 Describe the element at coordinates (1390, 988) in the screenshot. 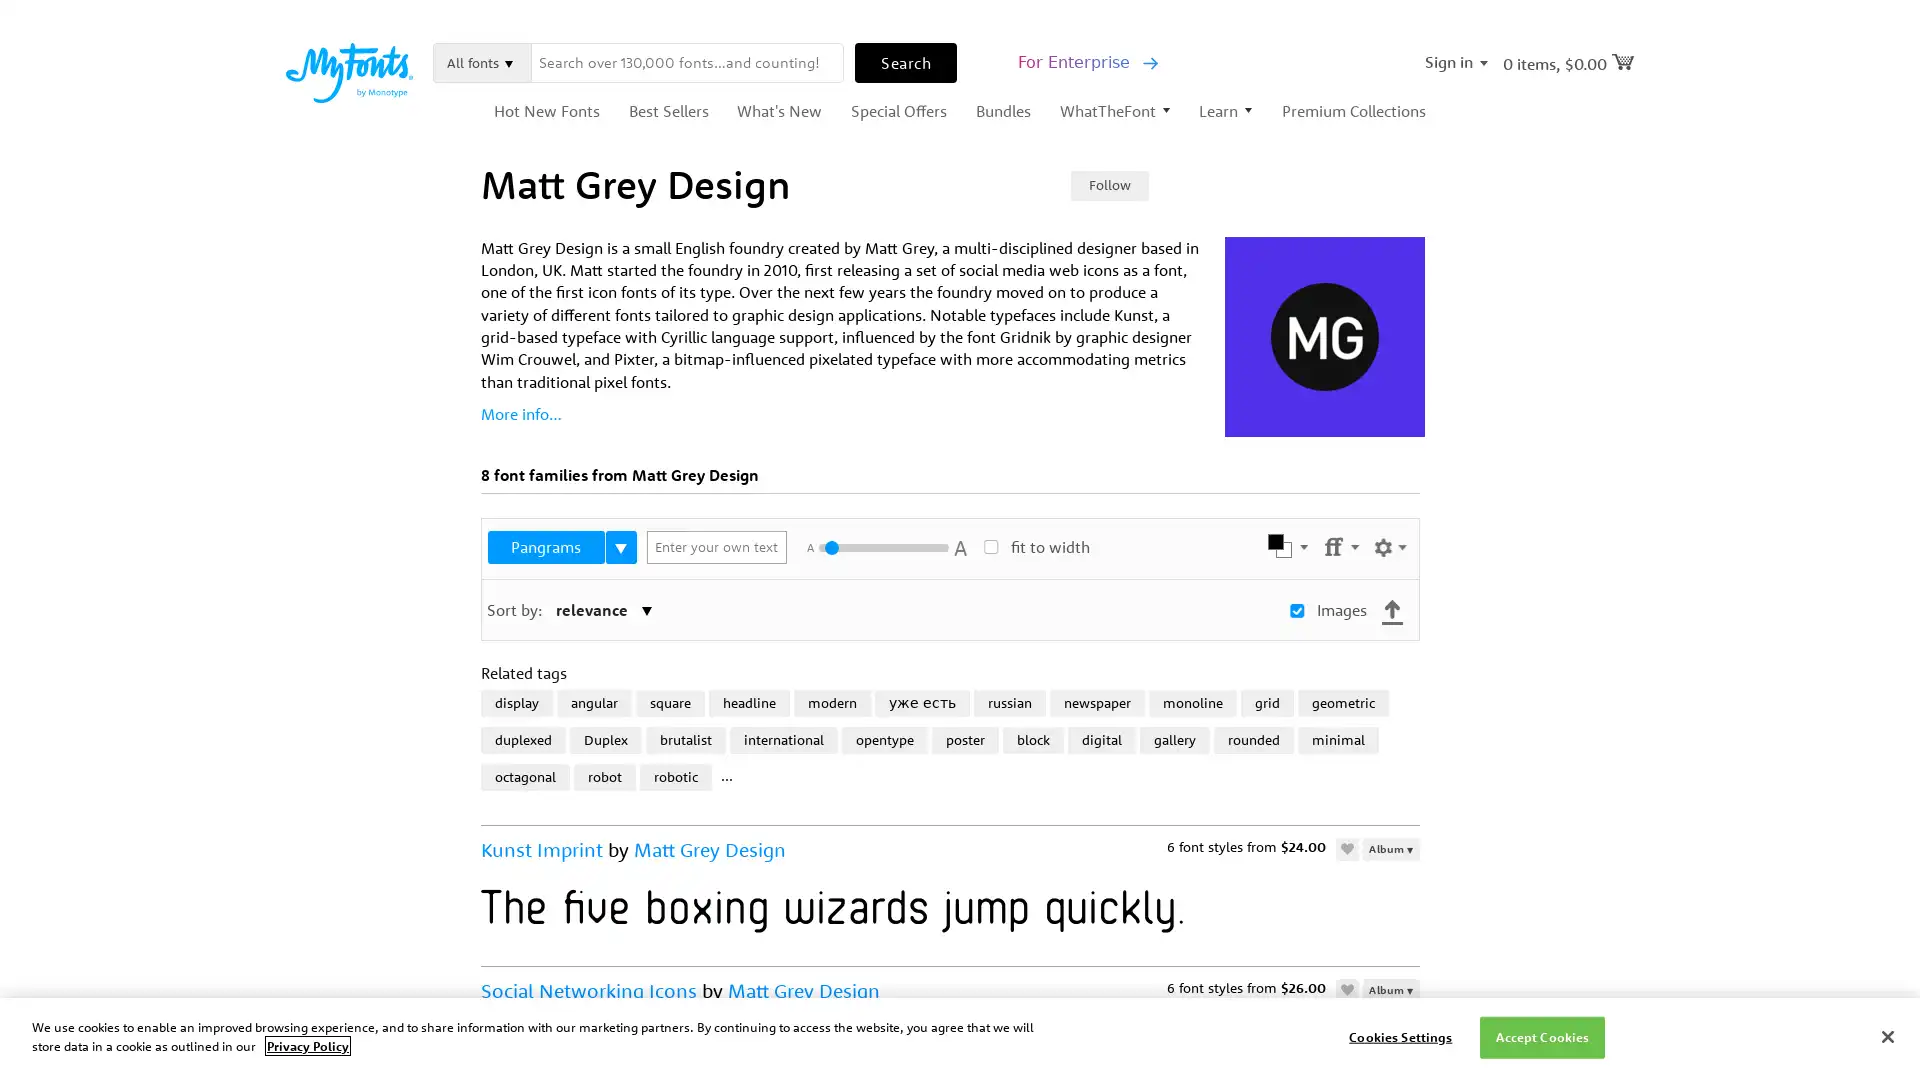

I see `Album` at that location.